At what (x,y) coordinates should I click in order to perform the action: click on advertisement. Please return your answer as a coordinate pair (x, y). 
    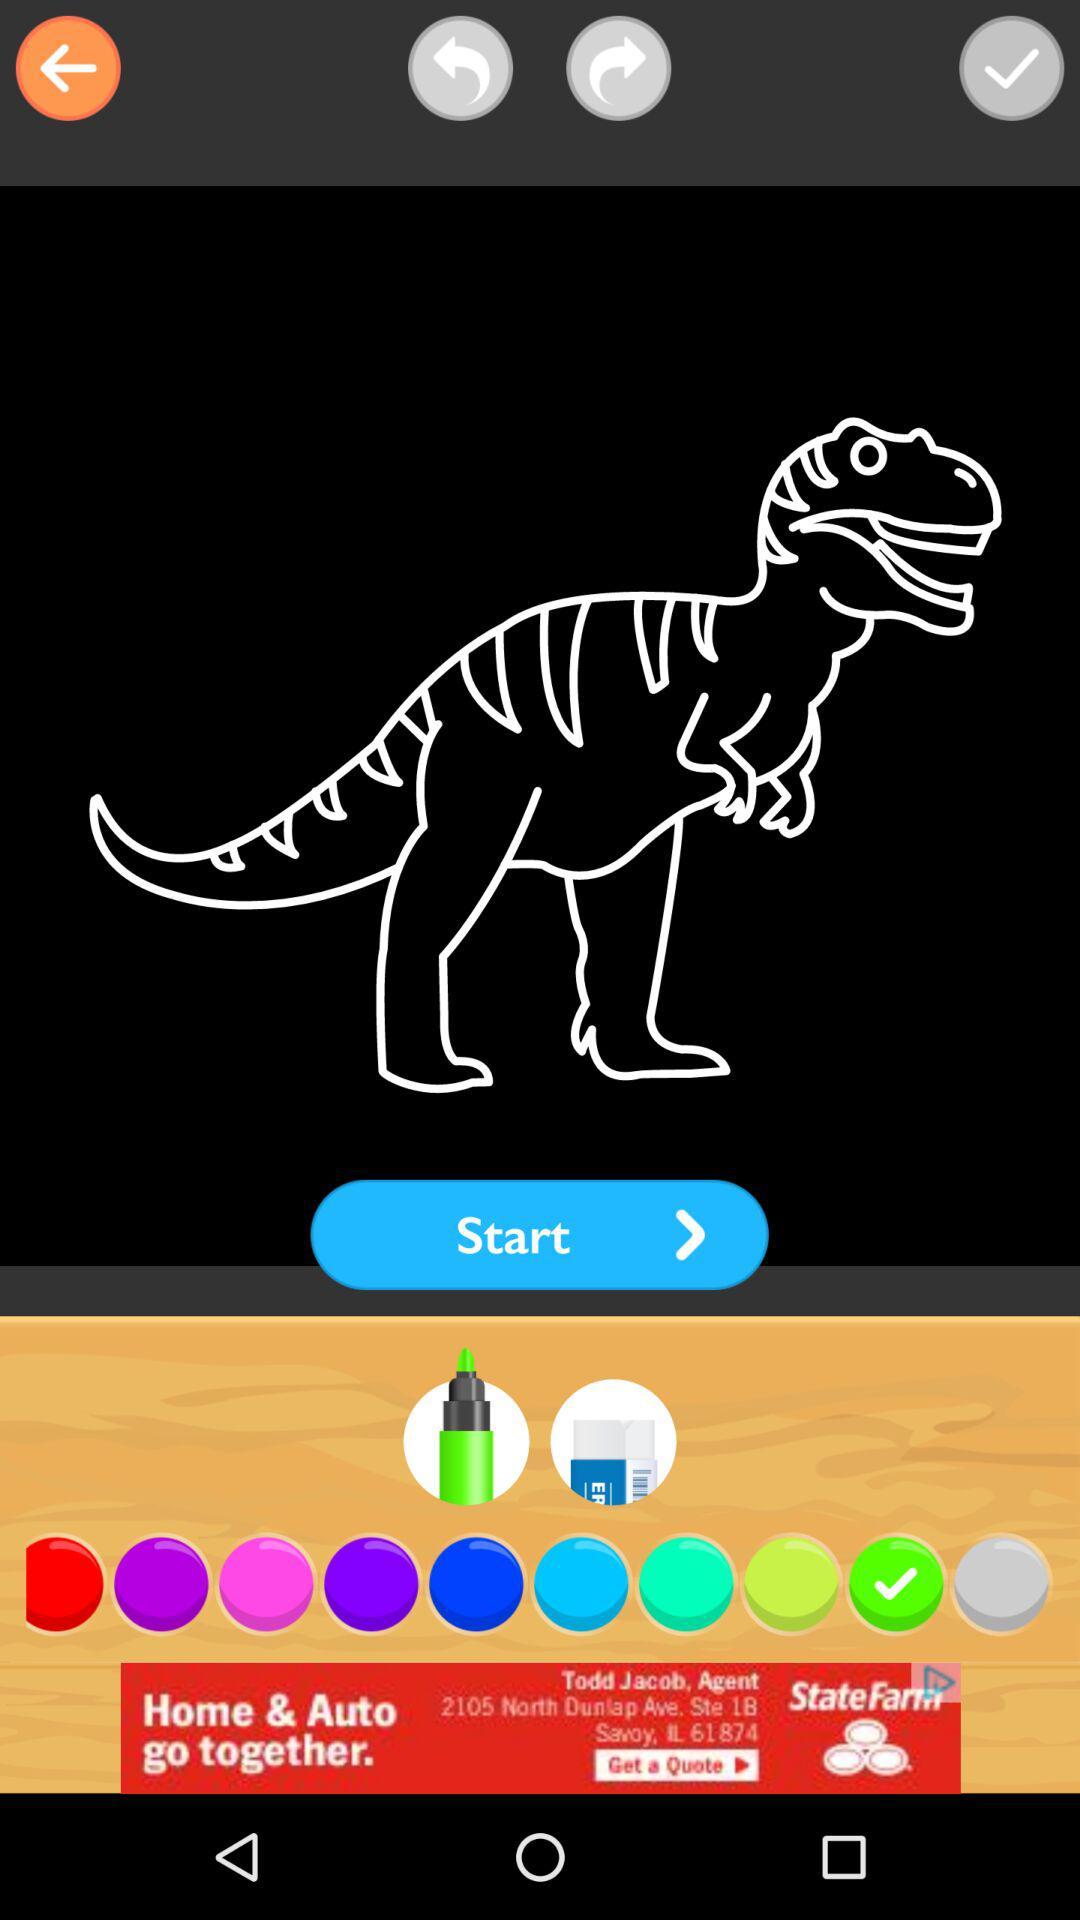
    Looking at the image, I should click on (540, 1727).